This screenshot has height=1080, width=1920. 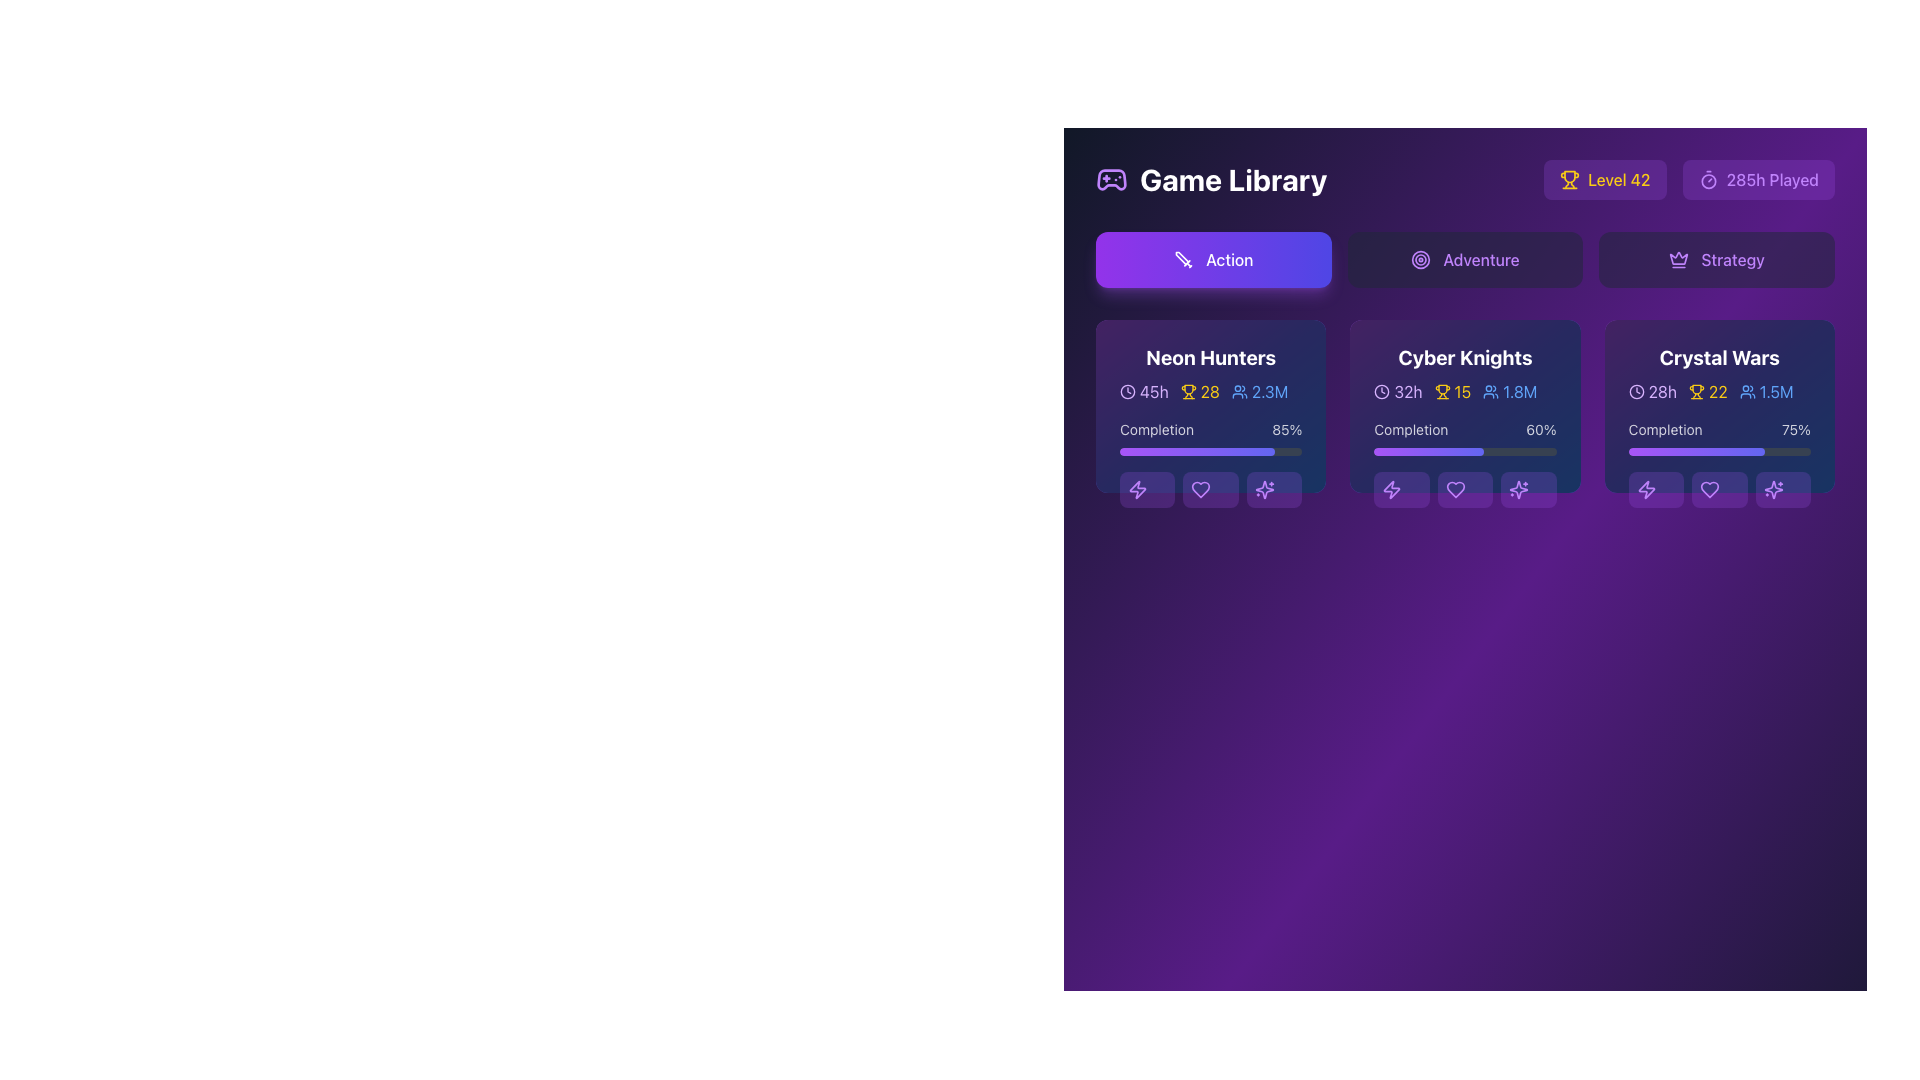 I want to click on the rightmost button in the horizontal group of three buttons, which is used for selecting the 'Strategy' category, so click(x=1716, y=258).